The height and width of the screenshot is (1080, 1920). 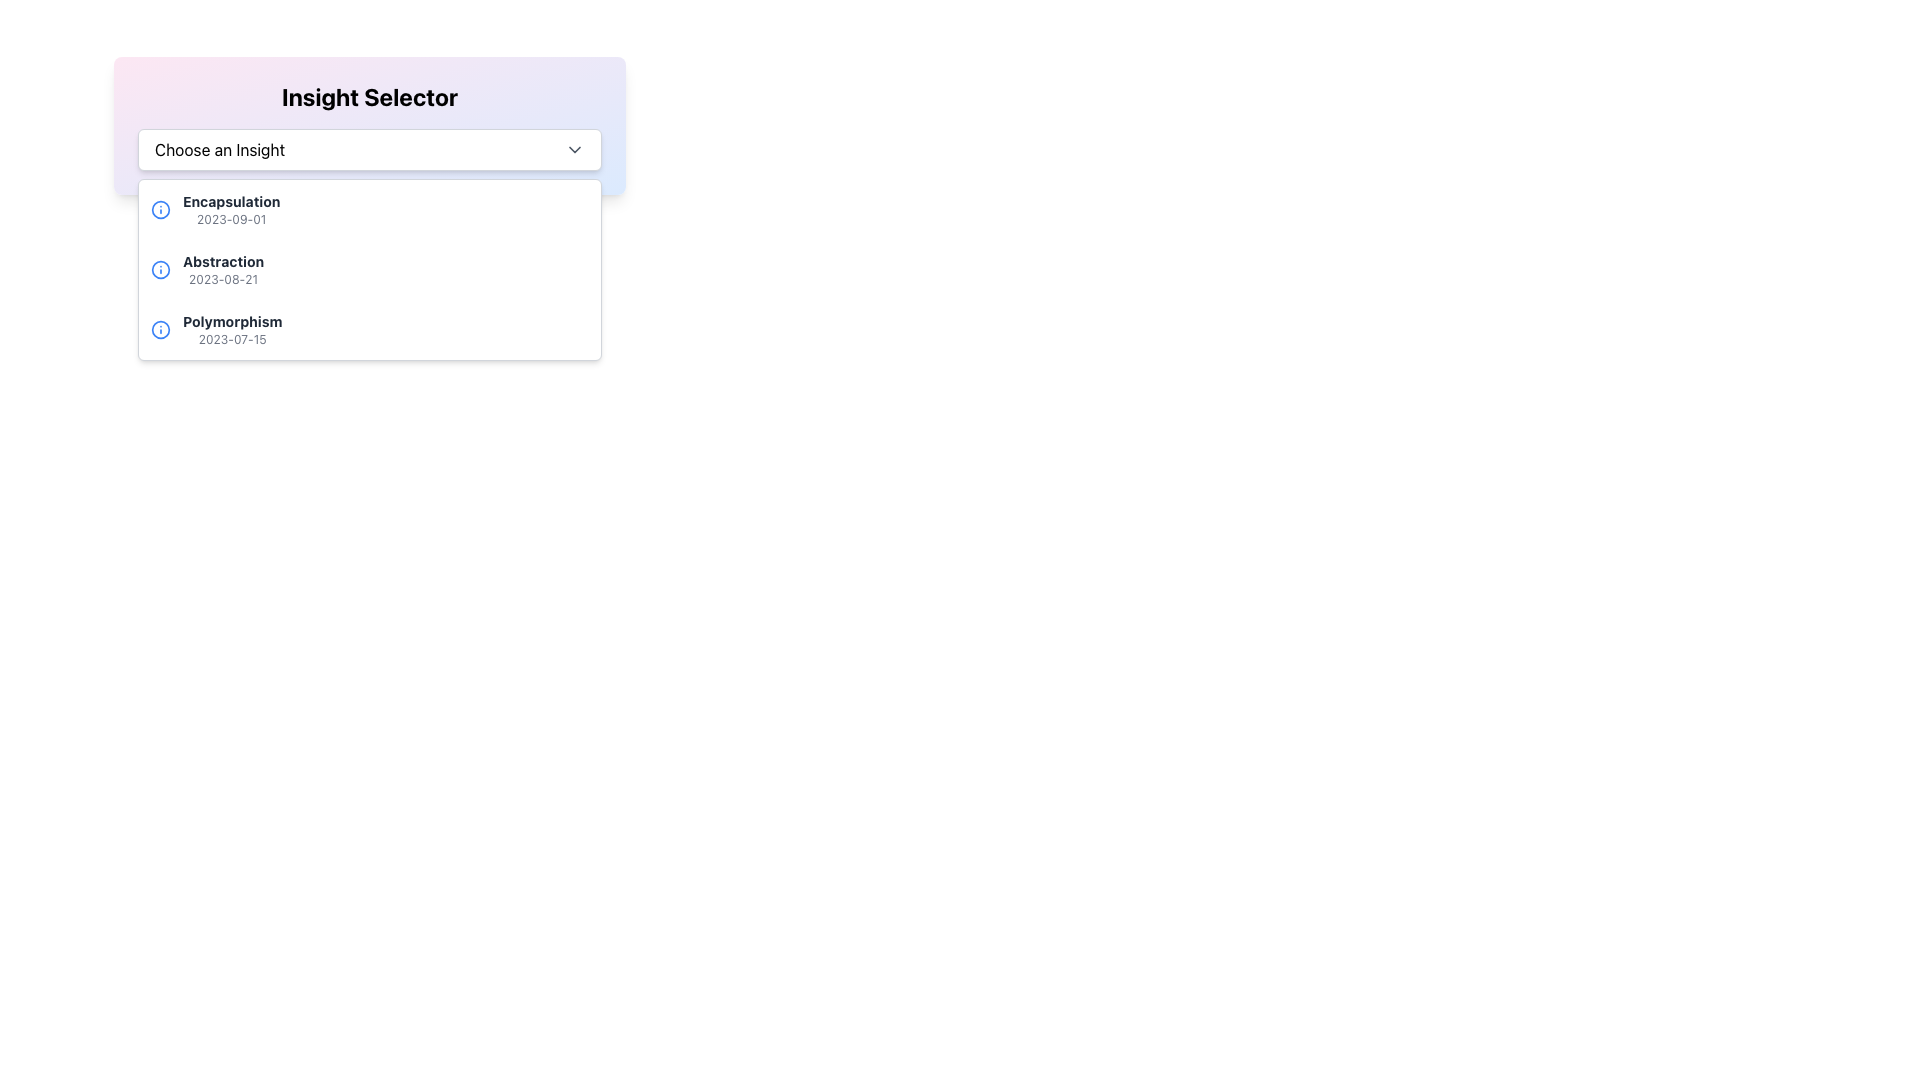 What do you see at coordinates (161, 209) in the screenshot?
I see `the blue circular icon with an exclamation mark inside that is positioned next to the text 'Encapsulation' in the 'Insight Selector' list` at bounding box center [161, 209].